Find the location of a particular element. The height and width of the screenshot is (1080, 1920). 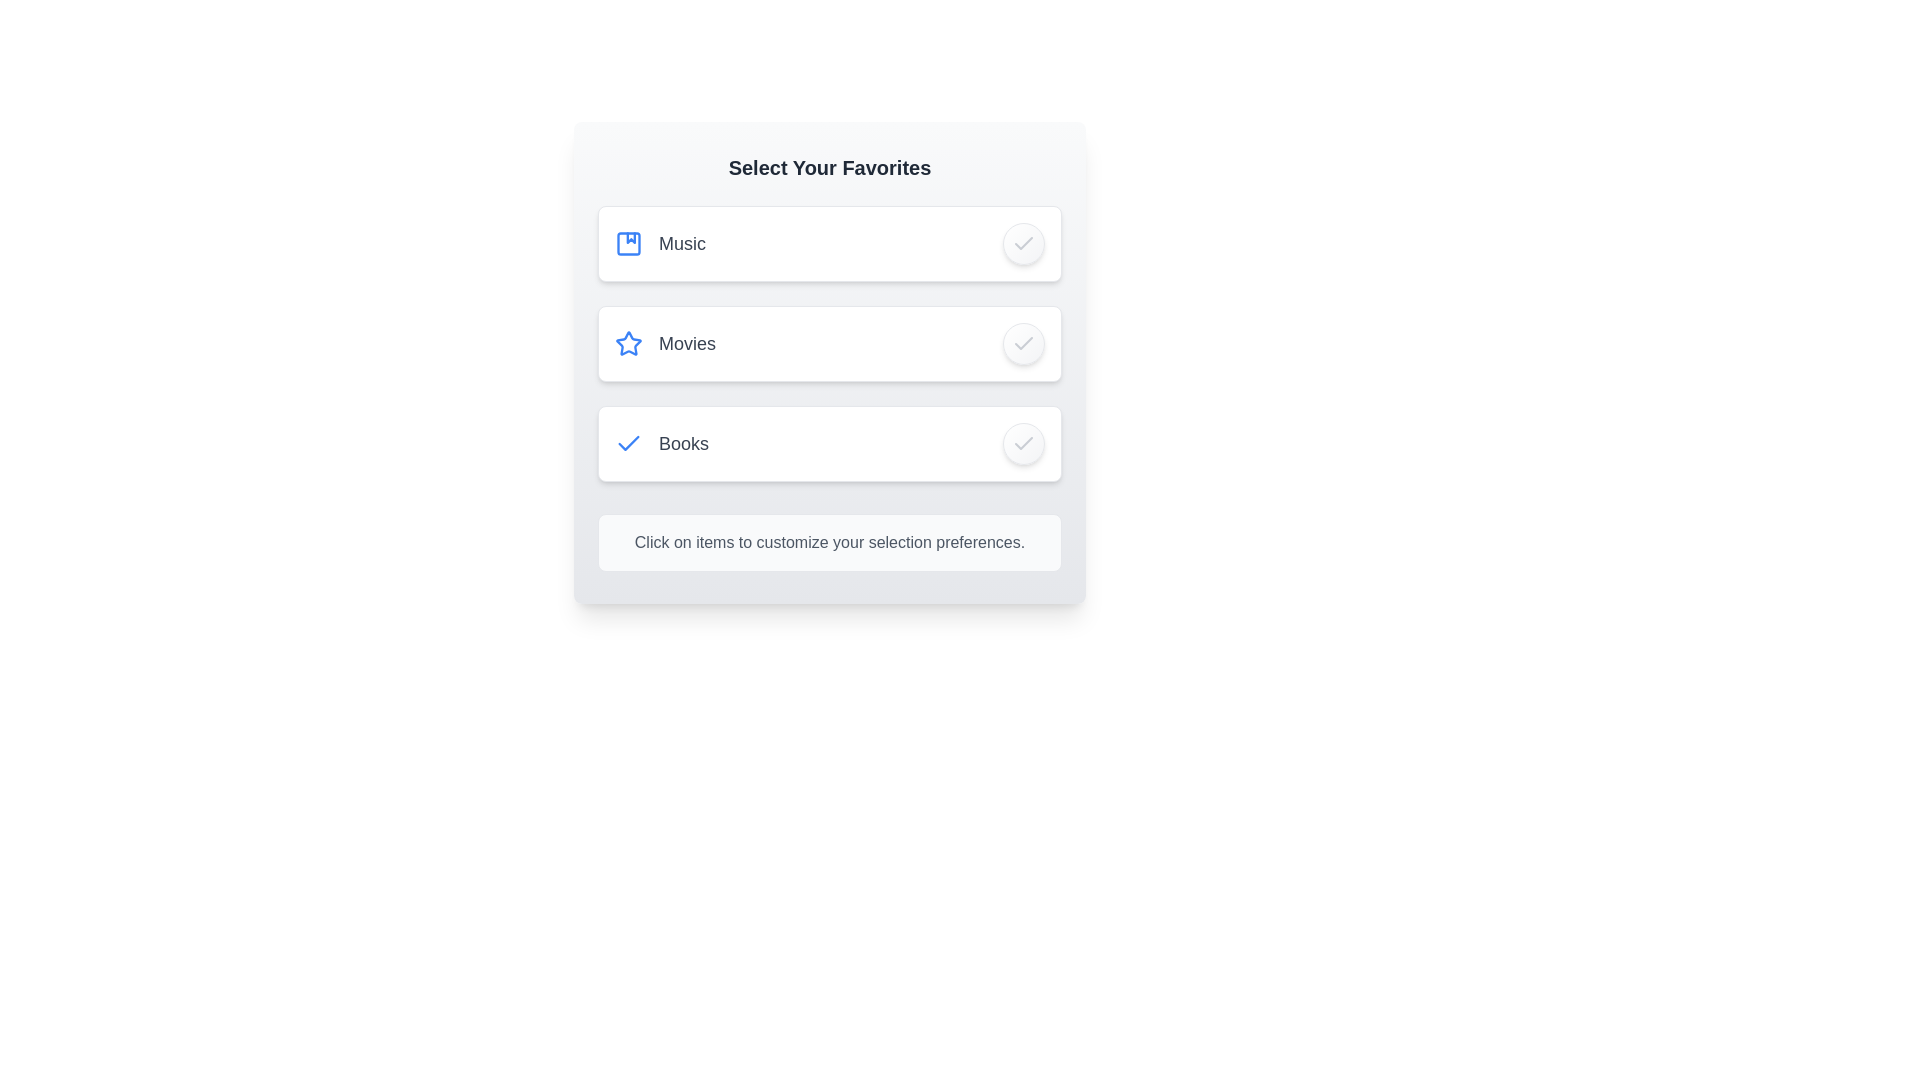

the checkmark icon located on the right side of the third row under the title 'Books', which is represented by a blue checkmark shape is located at coordinates (627, 442).